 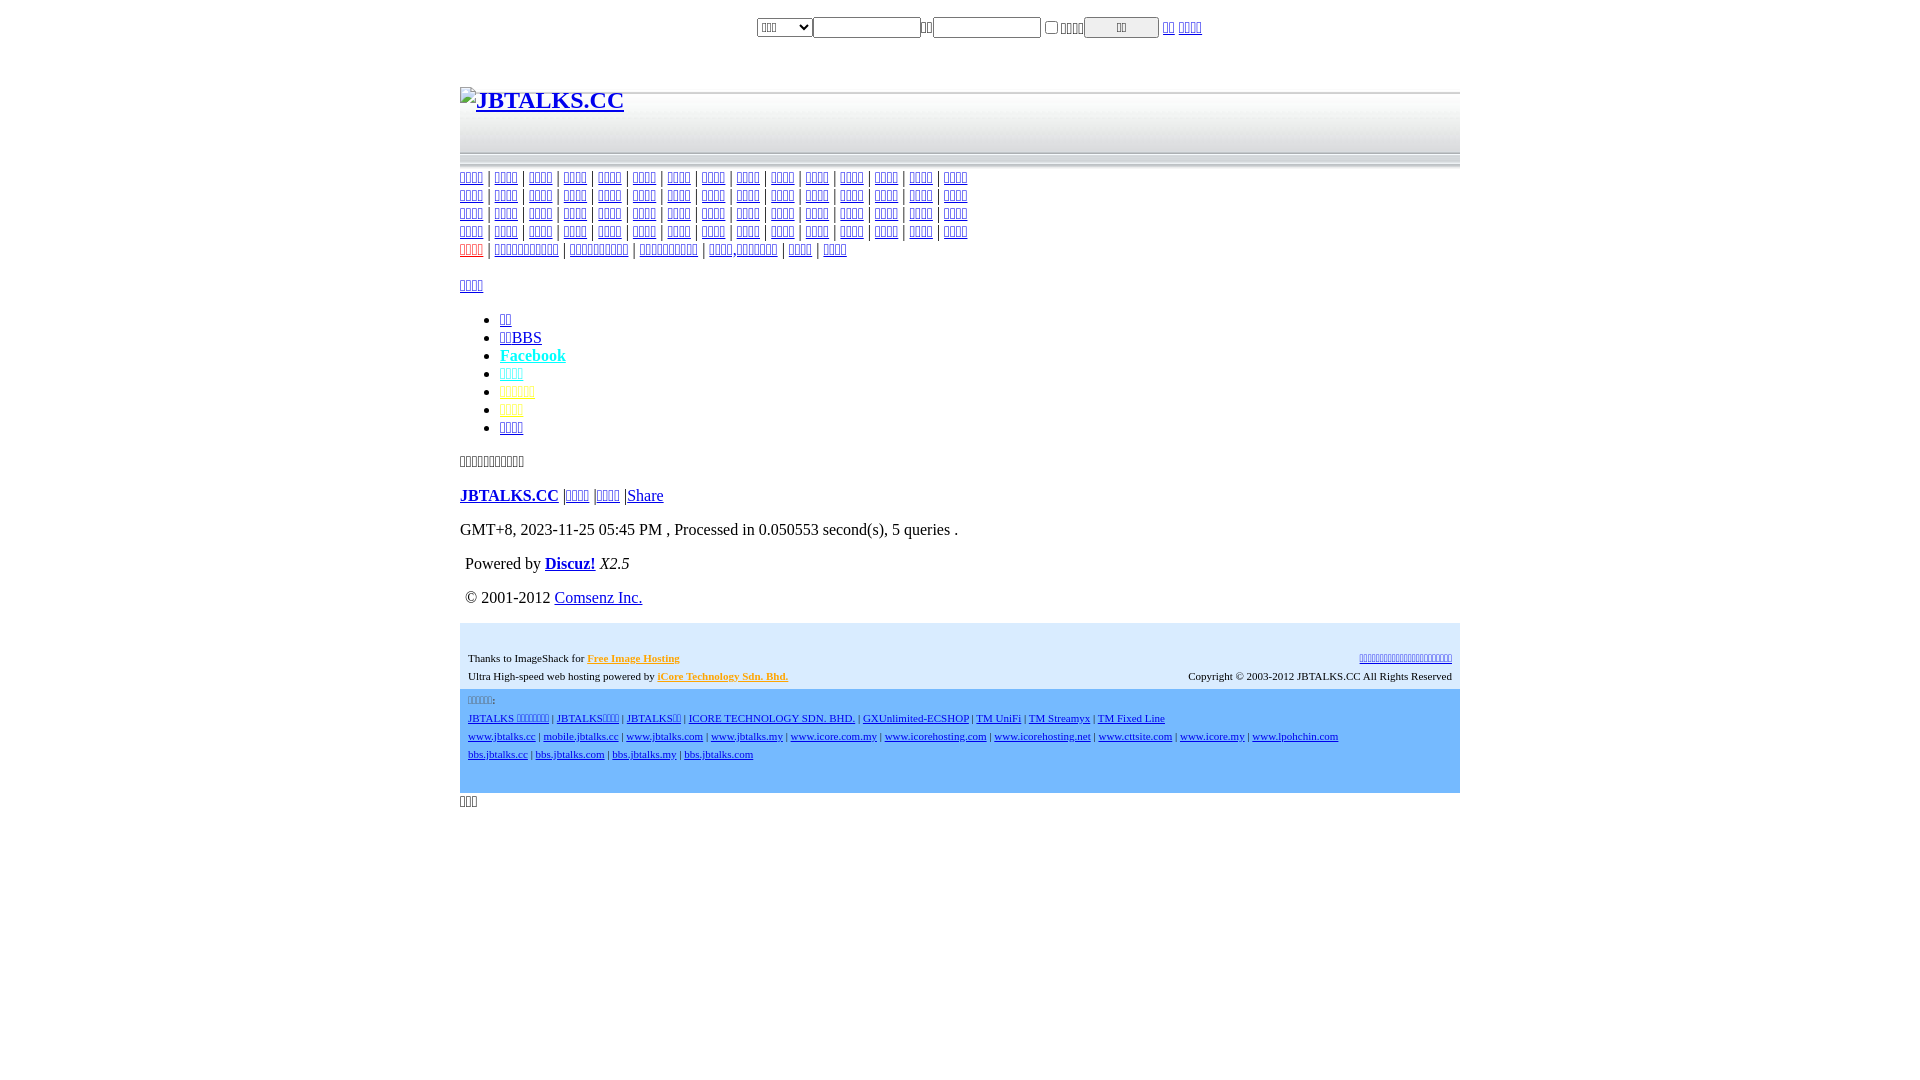 I want to click on 'www.jbtalks.com', so click(x=664, y=736).